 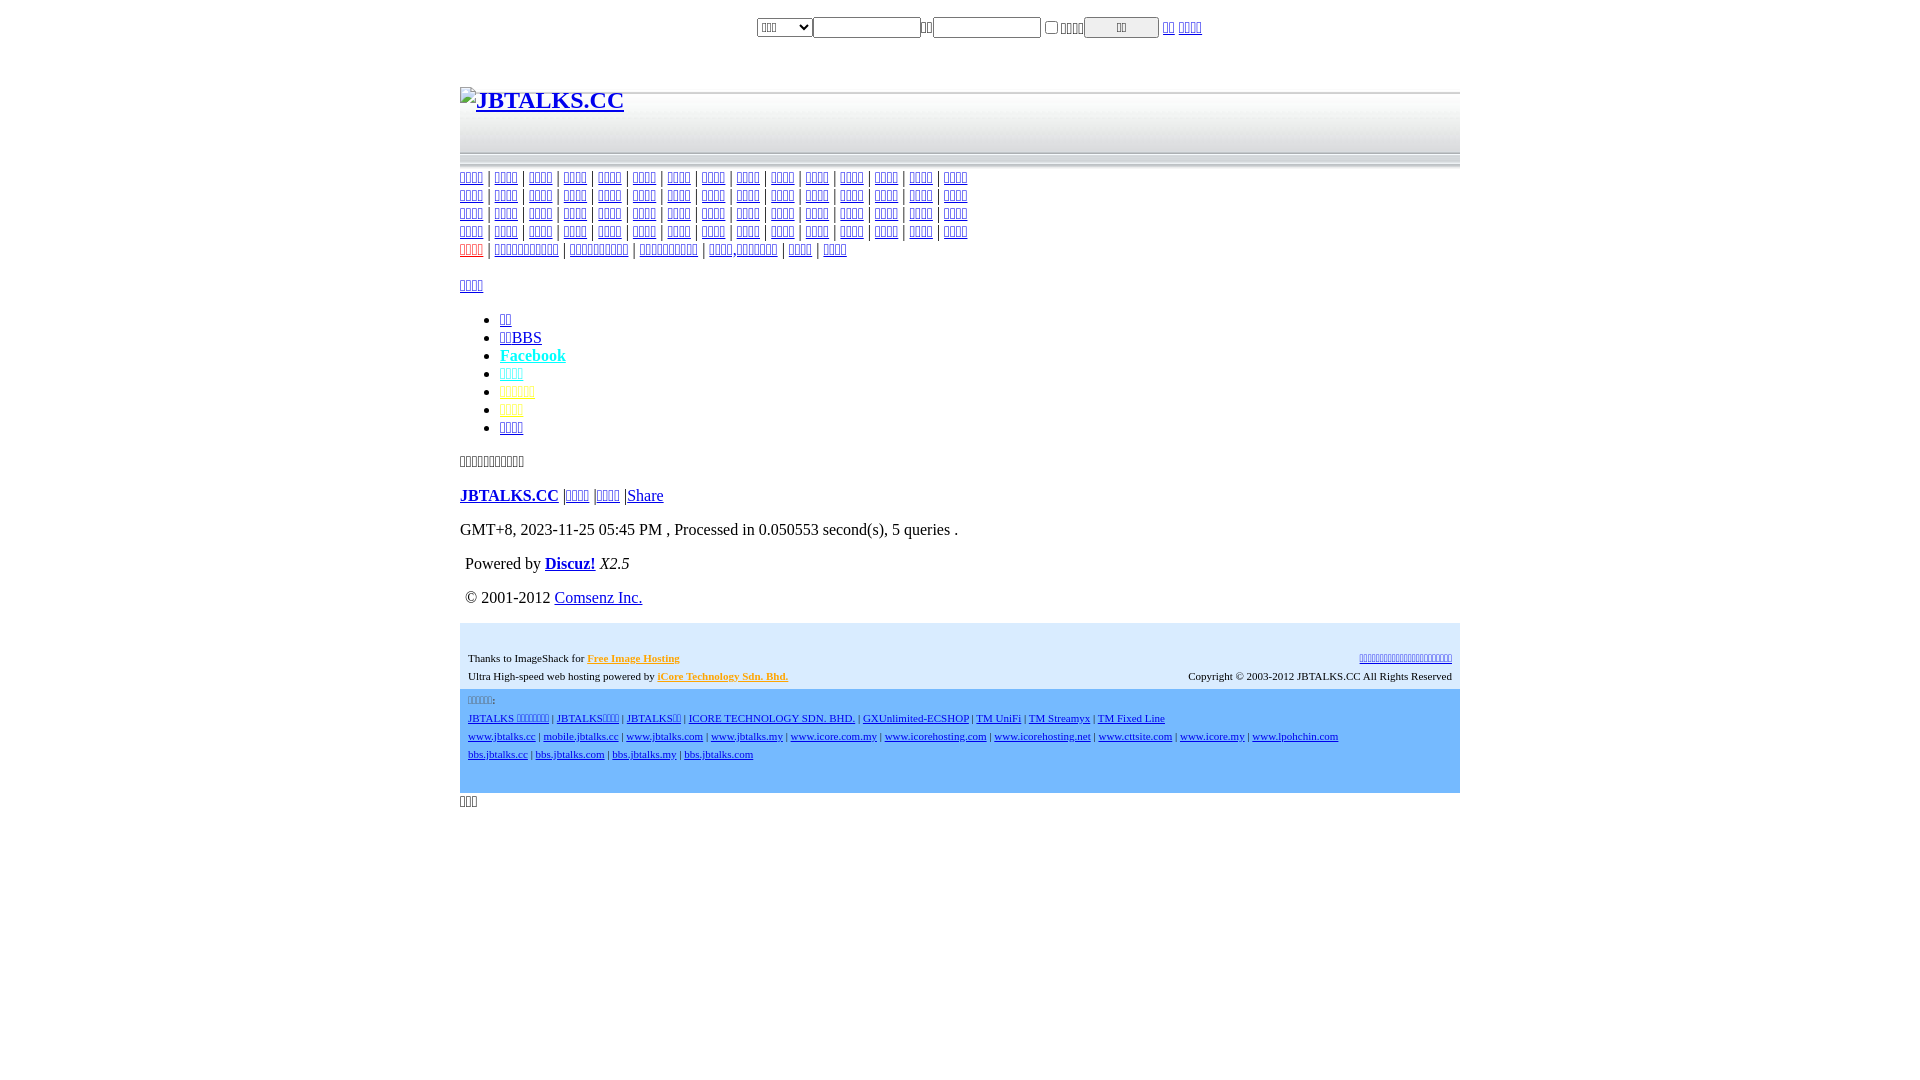 I want to click on 'www.jbtalks.com', so click(x=664, y=736).